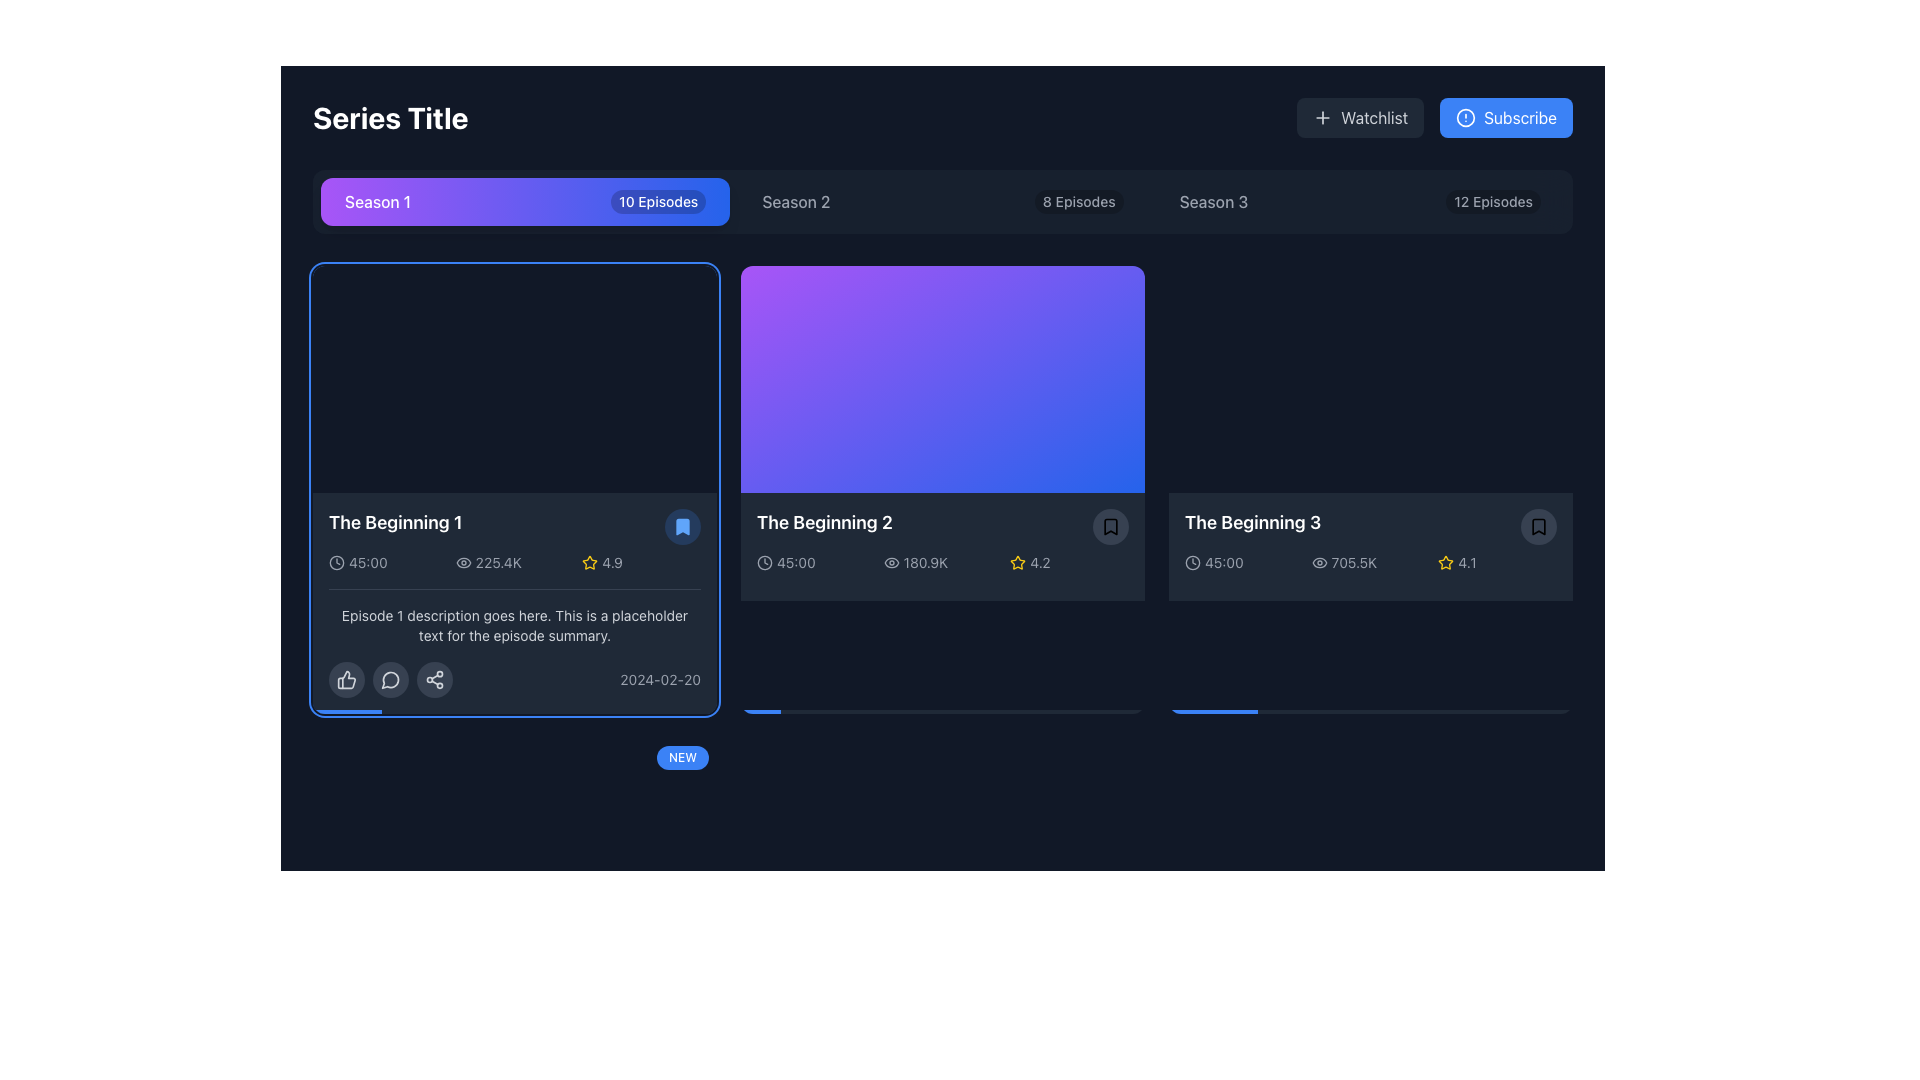  I want to click on the small bookmark icon located in the bottom-right corner of the tile labeled 'The Beginning 3', so click(1538, 526).